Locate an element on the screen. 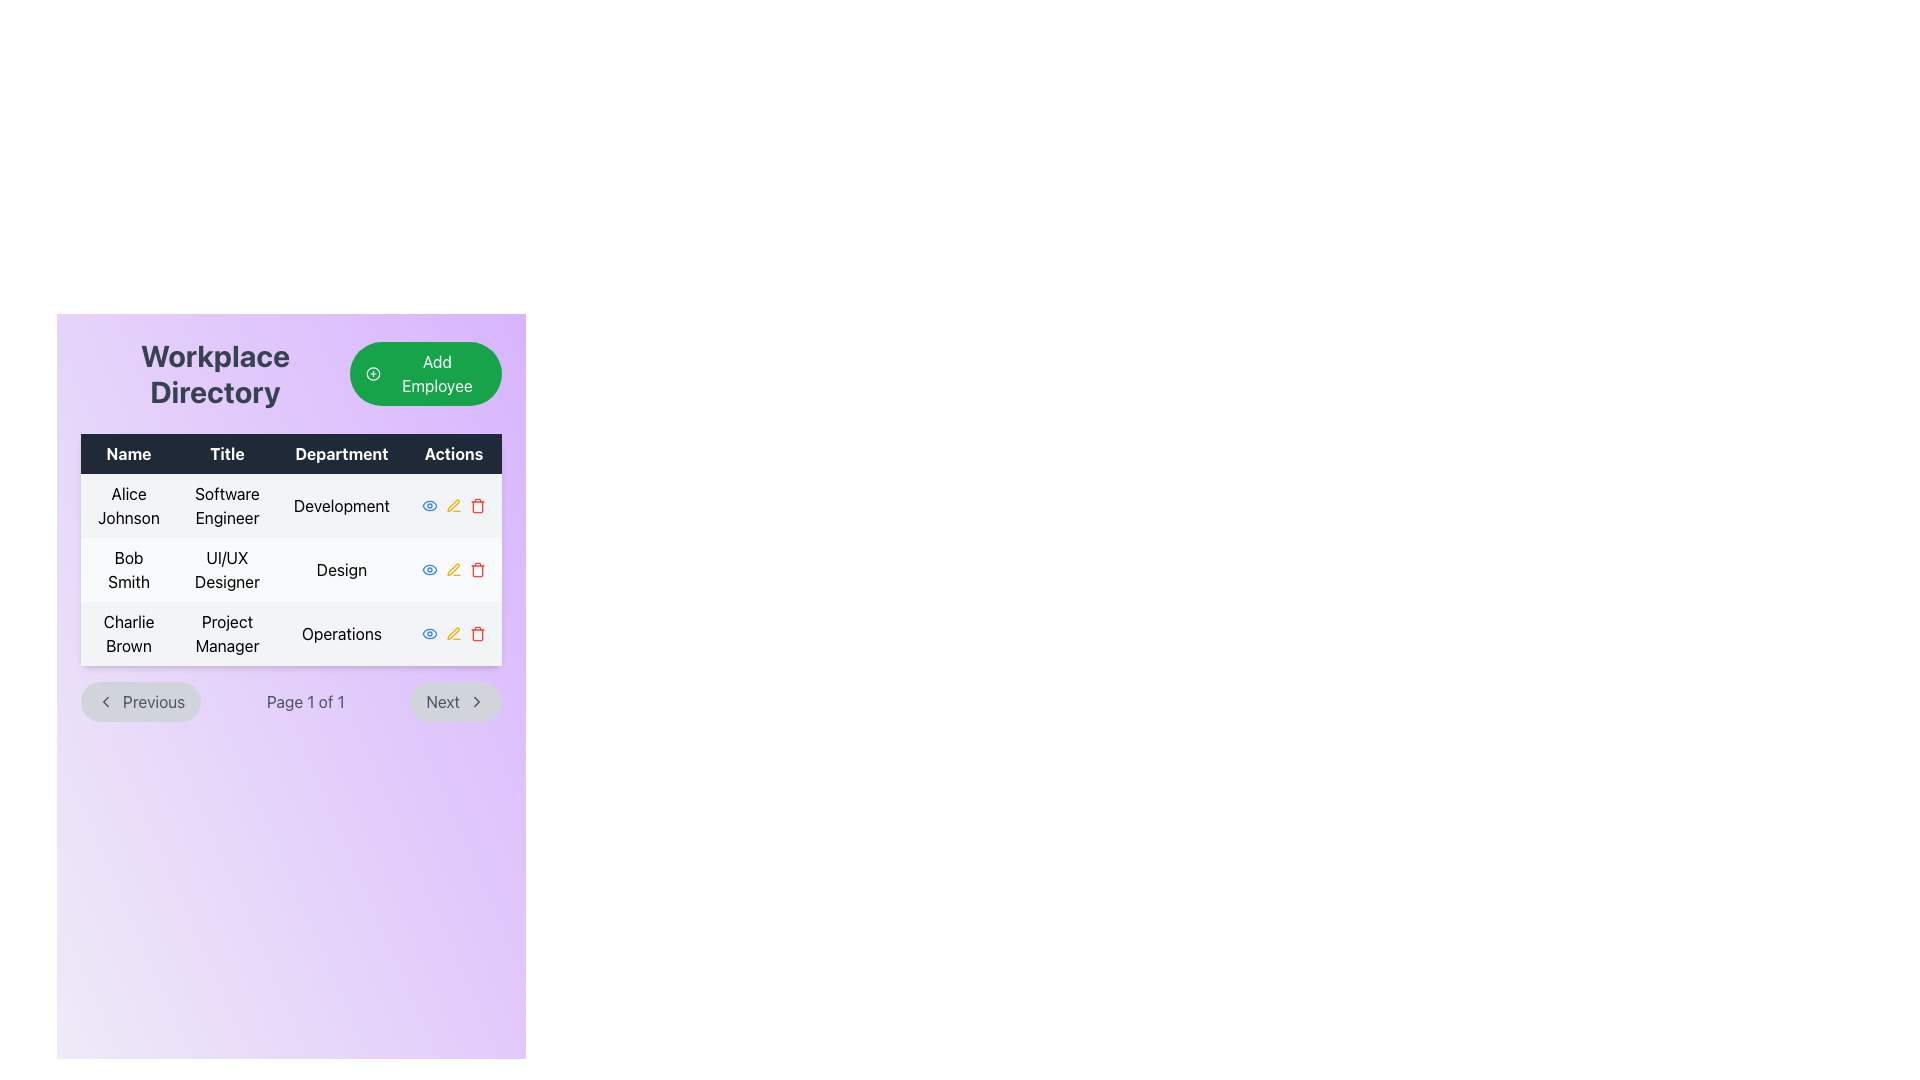 This screenshot has width=1920, height=1080. the backward navigation icon located to the left of the 'Previous' button's text label in the bottom navigation section is located at coordinates (104, 701).